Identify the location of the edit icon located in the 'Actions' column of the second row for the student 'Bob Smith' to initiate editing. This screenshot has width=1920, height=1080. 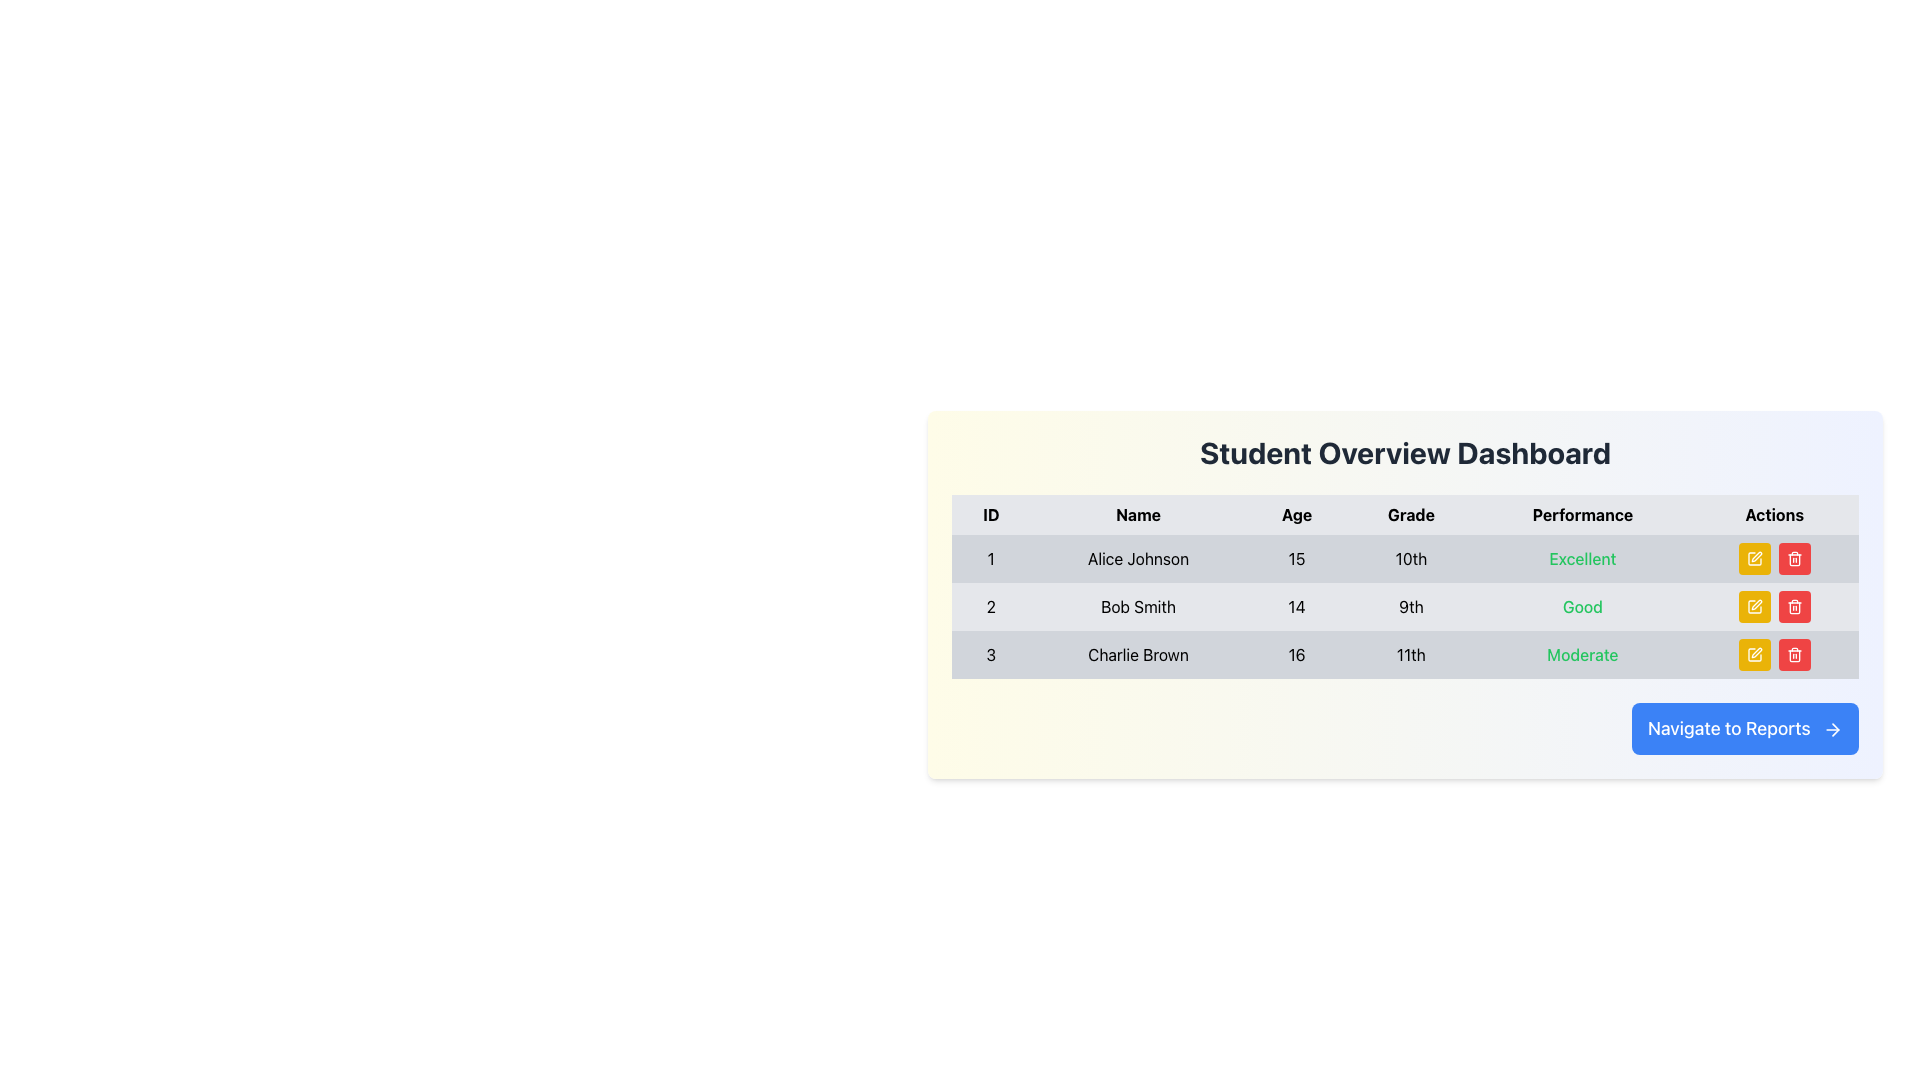
(1753, 605).